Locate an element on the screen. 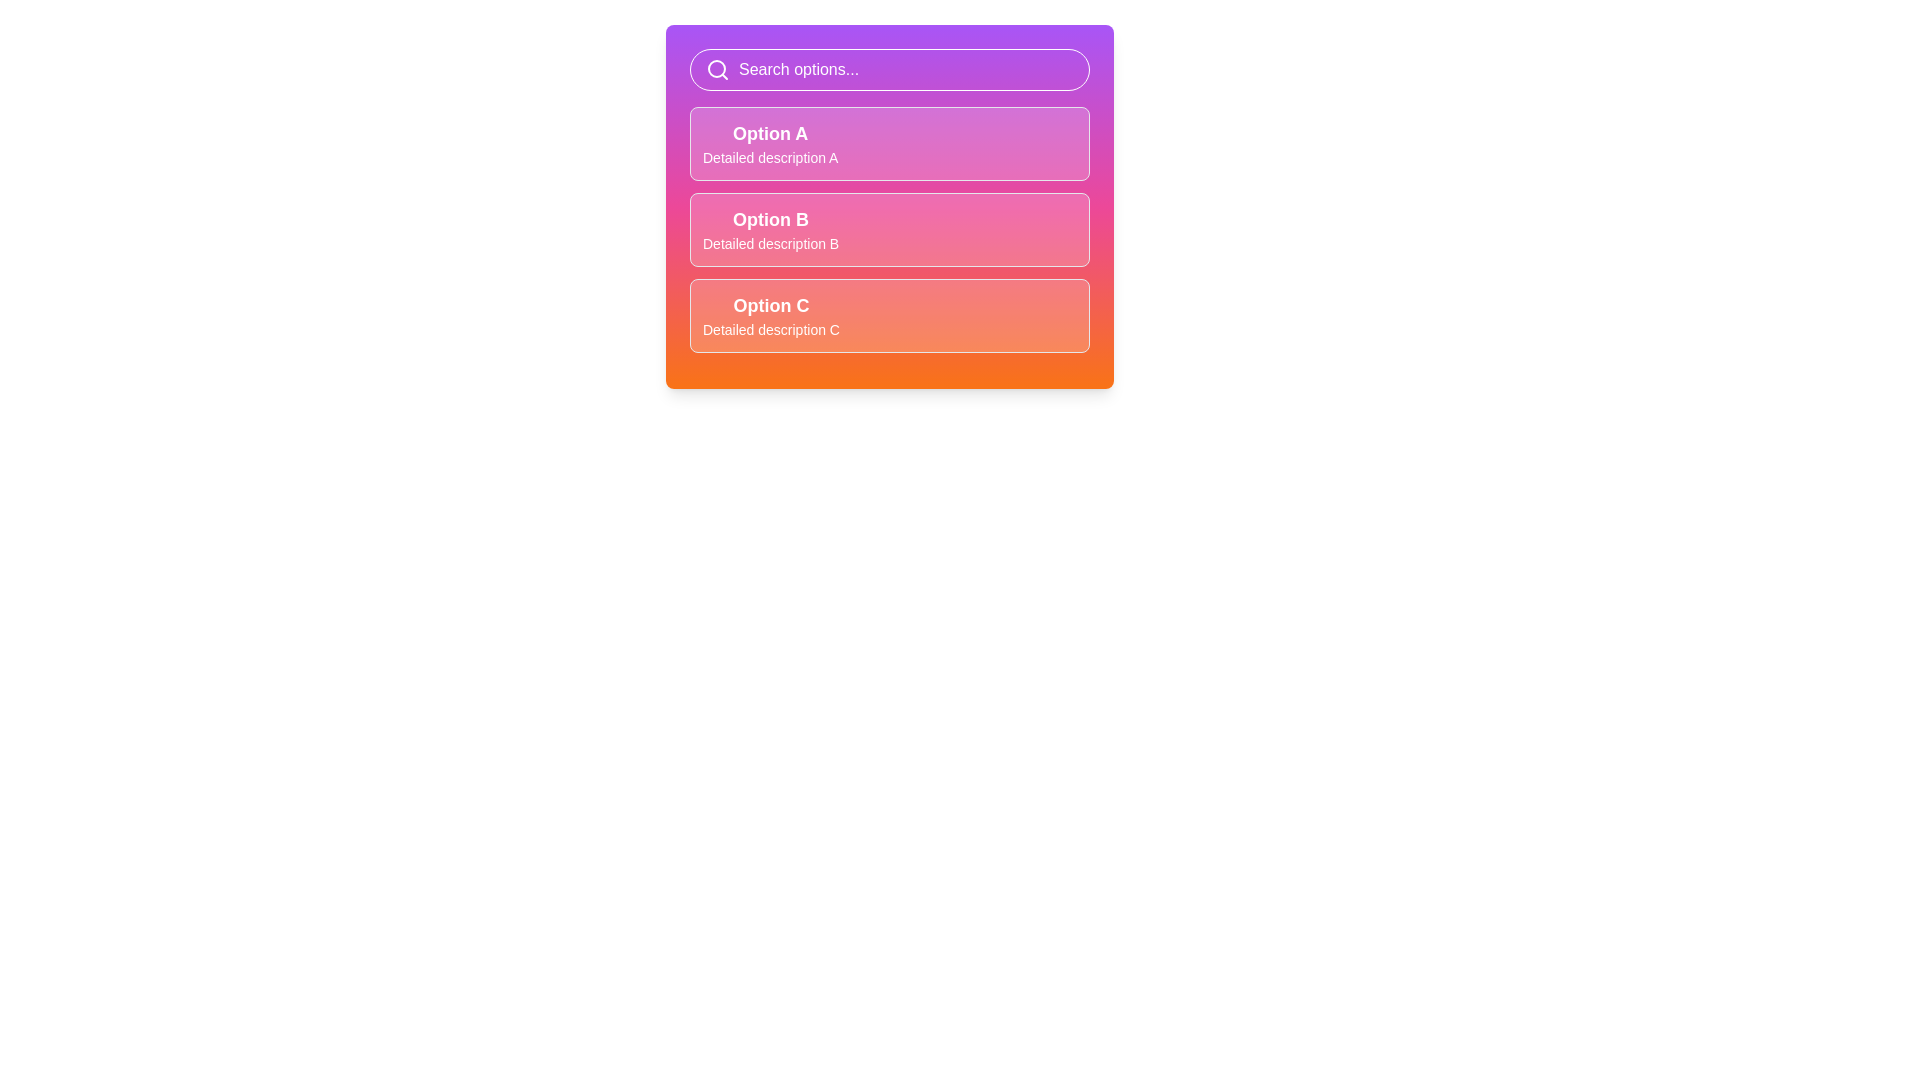  the second list item, which is a rectangular option box with a gradient background containing the title 'Option B' and description 'Detailed description B' is located at coordinates (888, 229).